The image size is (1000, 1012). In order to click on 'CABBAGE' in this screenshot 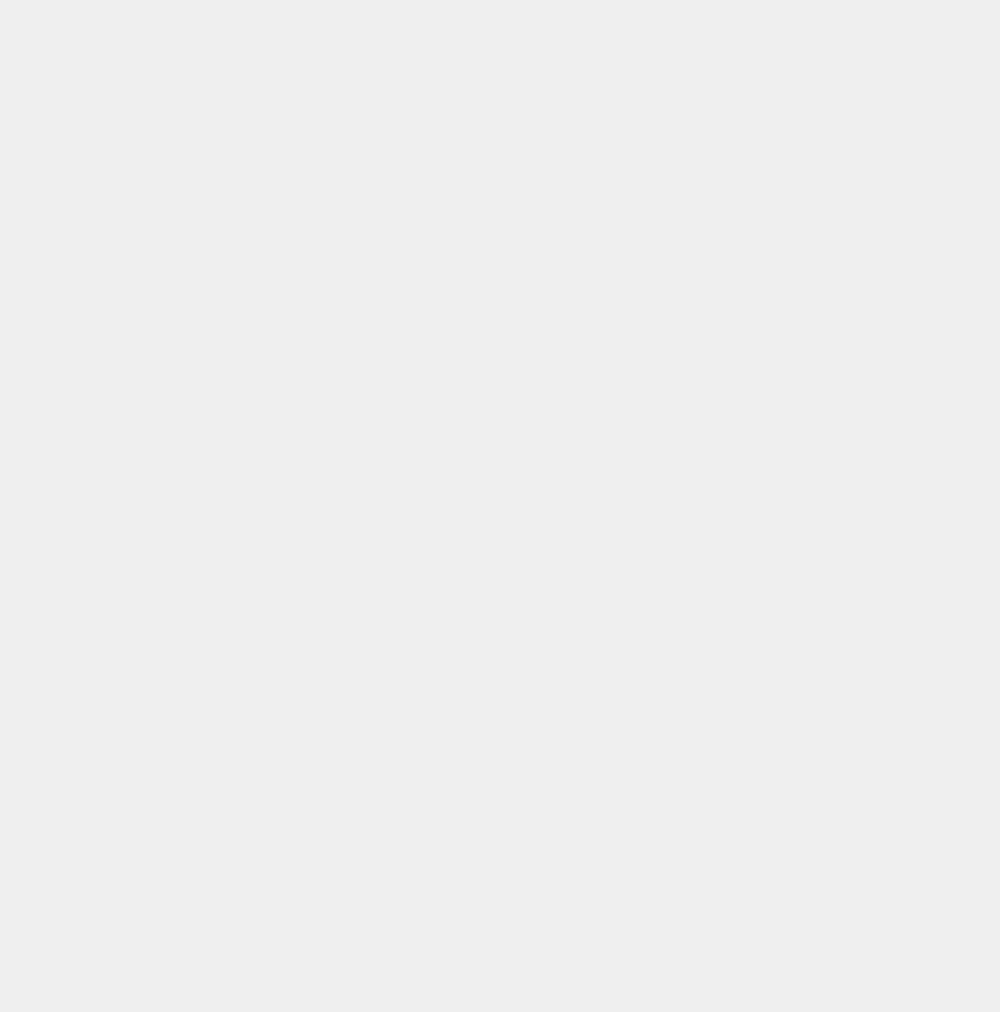, I will do `click(105, 900)`.